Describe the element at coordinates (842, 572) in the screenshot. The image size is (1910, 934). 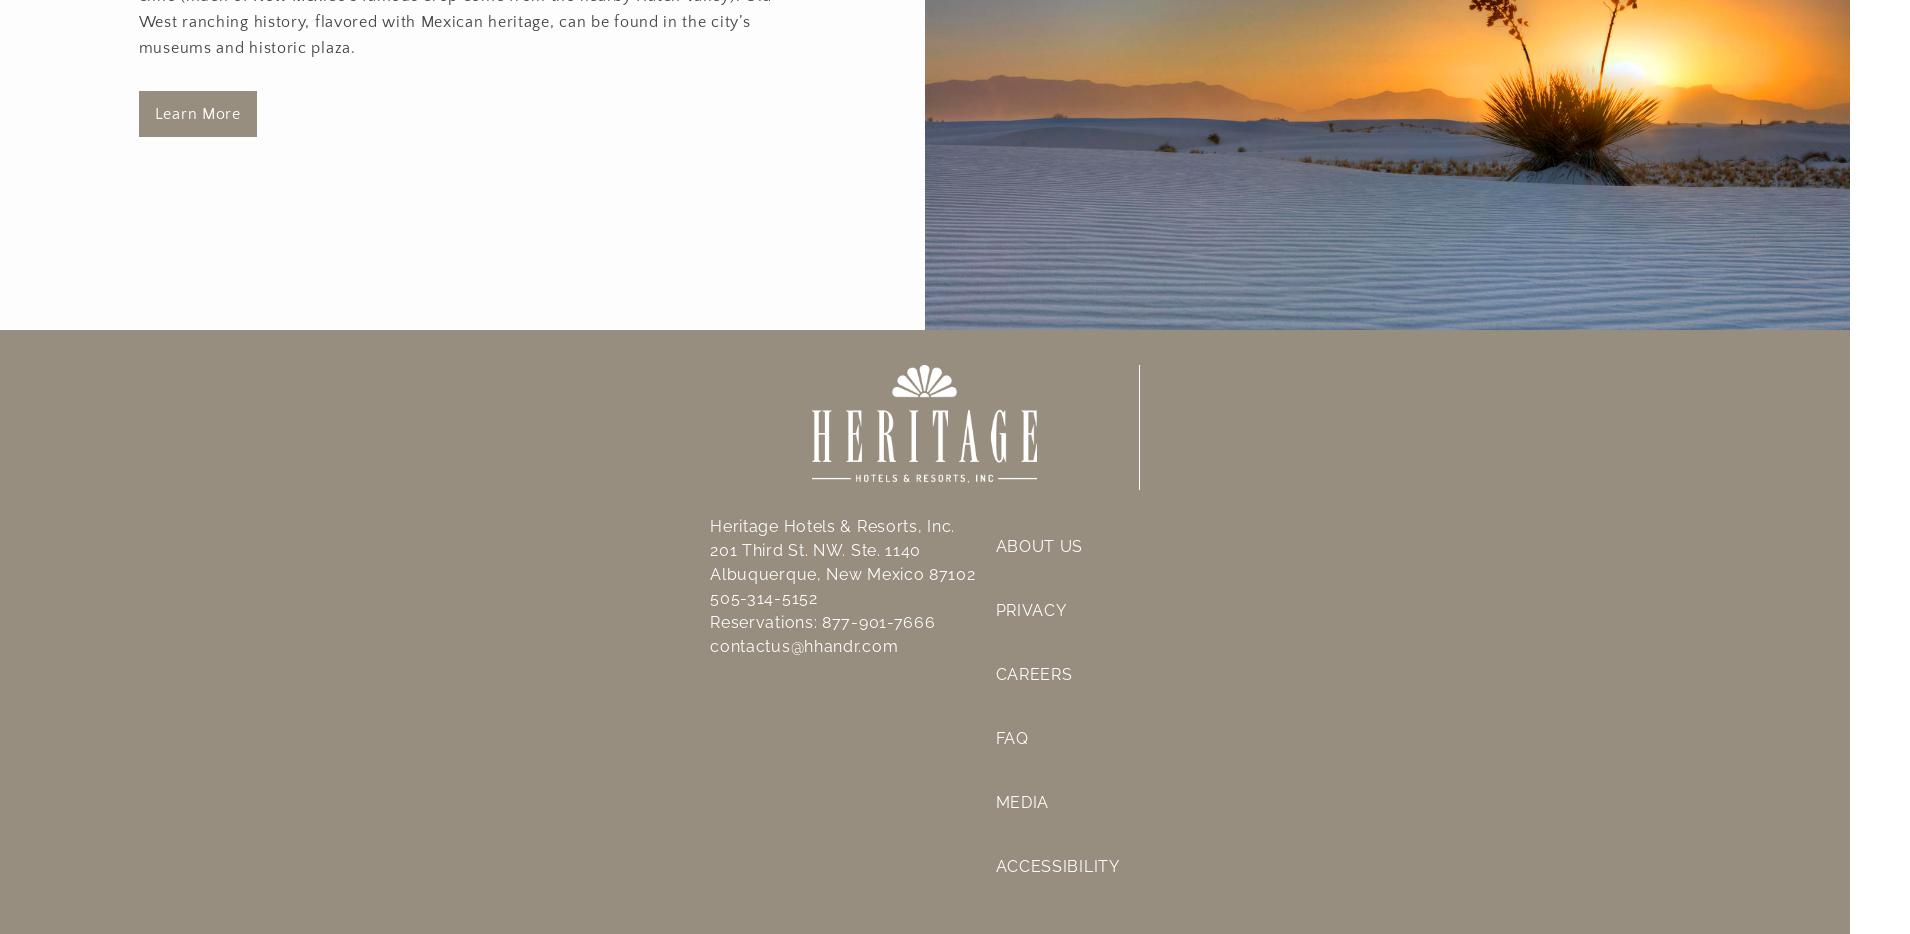
I see `'Albuquerque, New Mexico 87102'` at that location.